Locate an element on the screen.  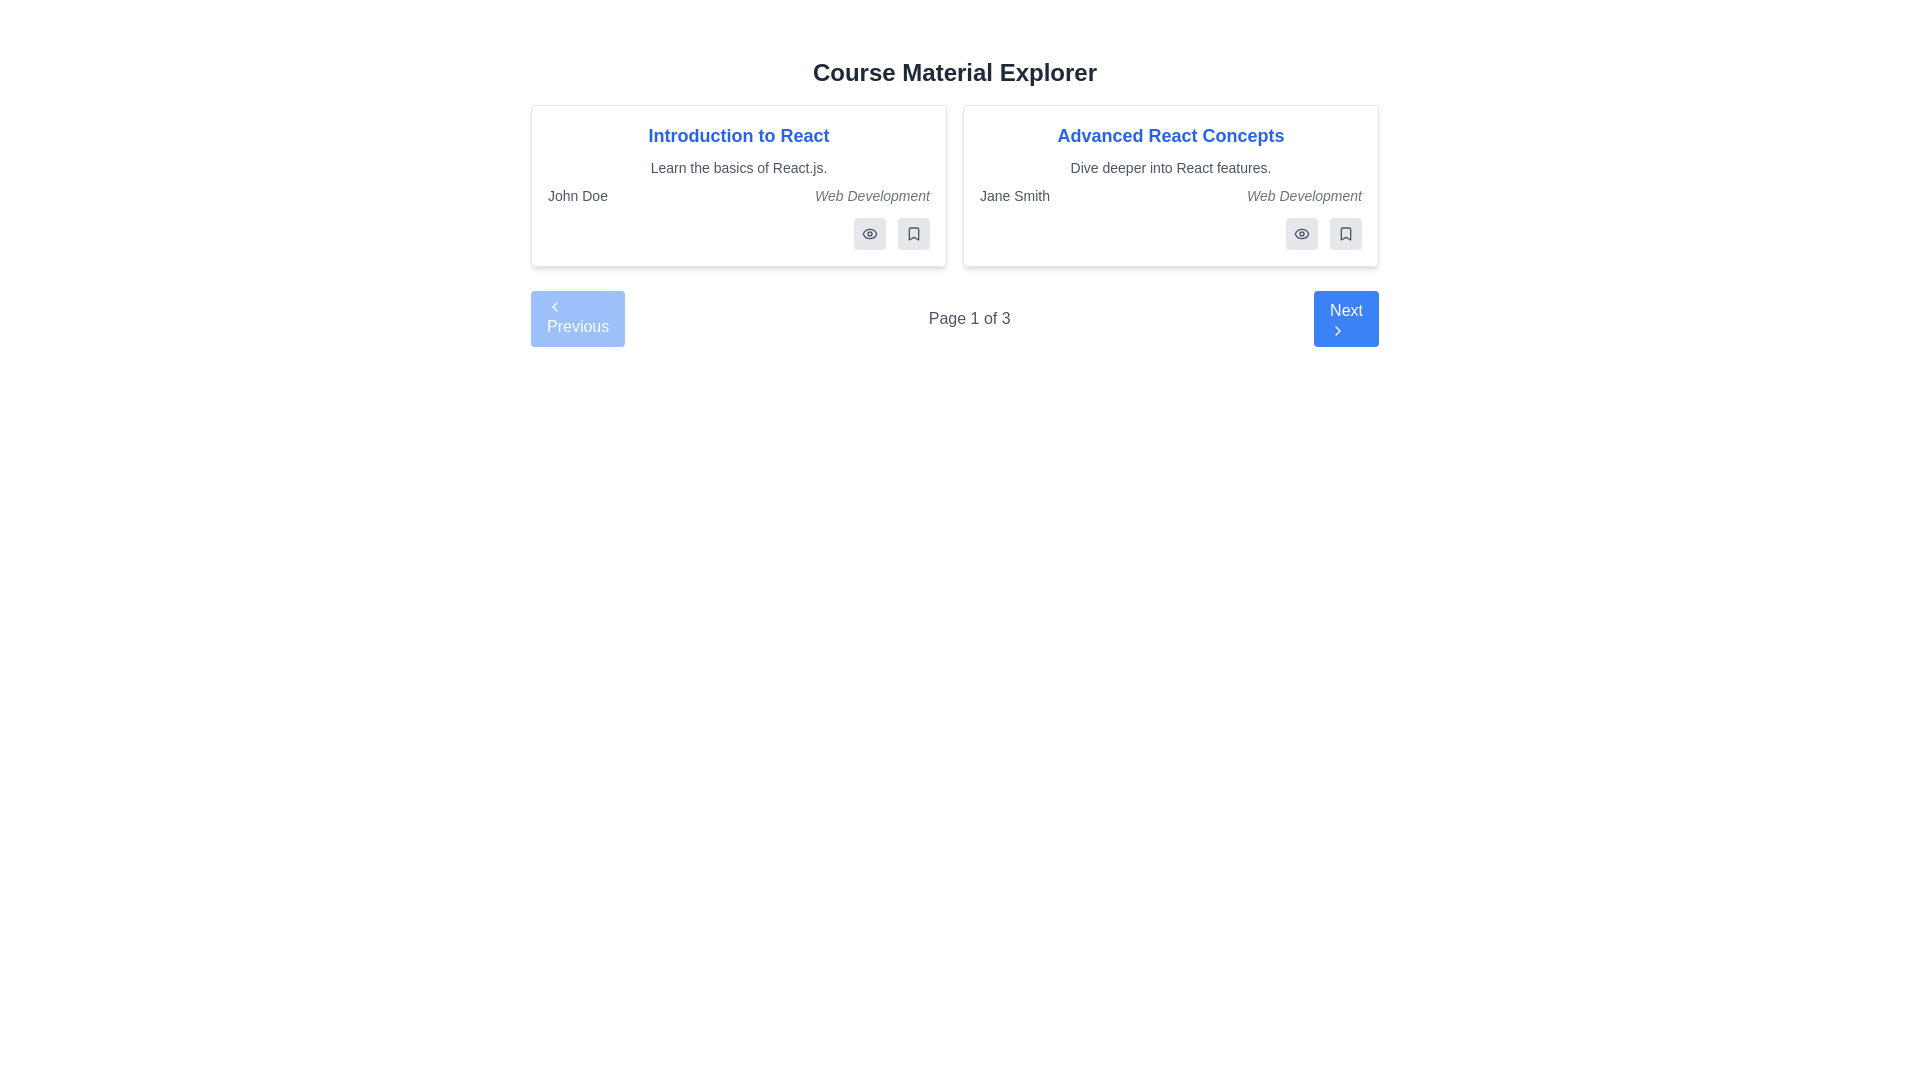
the bookmark button located at the bottom-right corner underneath the card labeled 'Advanced React Concepts' to bookmark the item is located at coordinates (1345, 233).